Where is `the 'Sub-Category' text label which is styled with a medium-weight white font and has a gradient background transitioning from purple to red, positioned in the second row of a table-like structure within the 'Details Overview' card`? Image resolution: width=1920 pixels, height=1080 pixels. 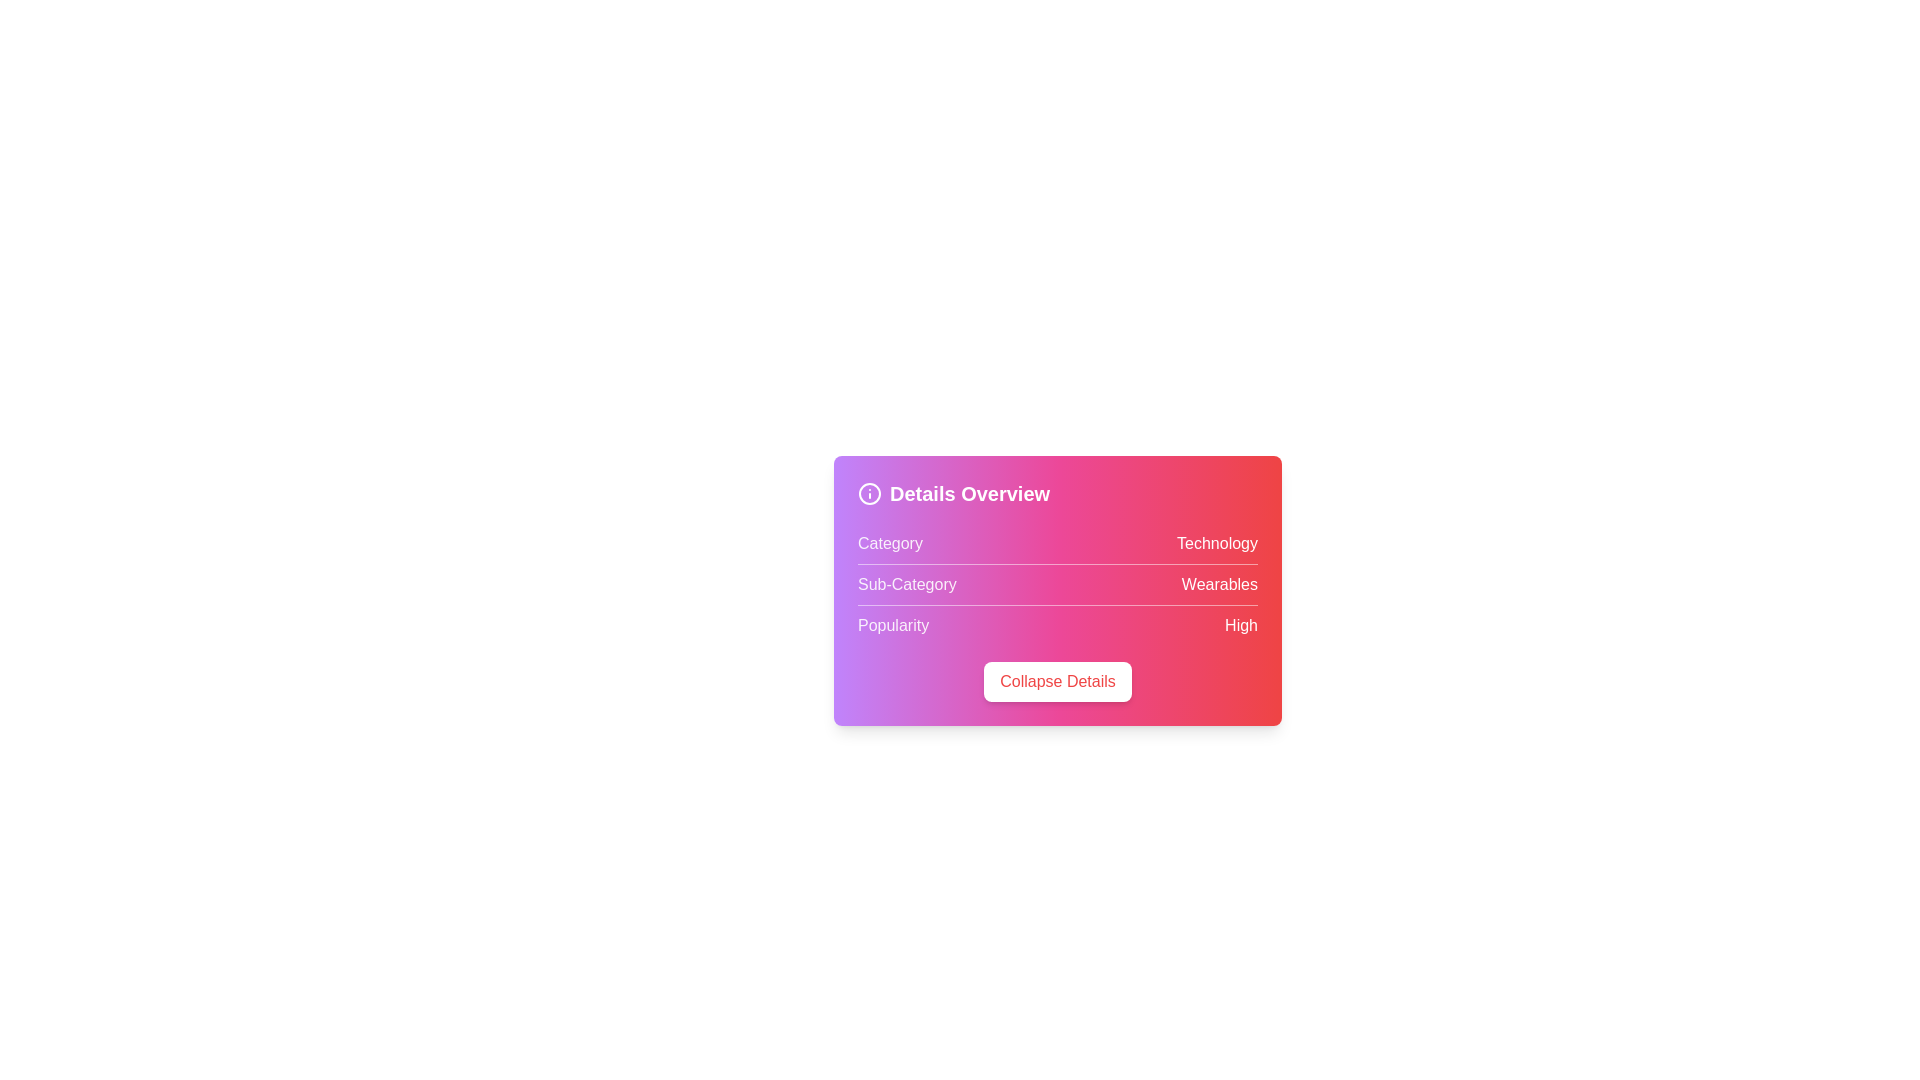 the 'Sub-Category' text label which is styled with a medium-weight white font and has a gradient background transitioning from purple to red, positioned in the second row of a table-like structure within the 'Details Overview' card is located at coordinates (906, 585).